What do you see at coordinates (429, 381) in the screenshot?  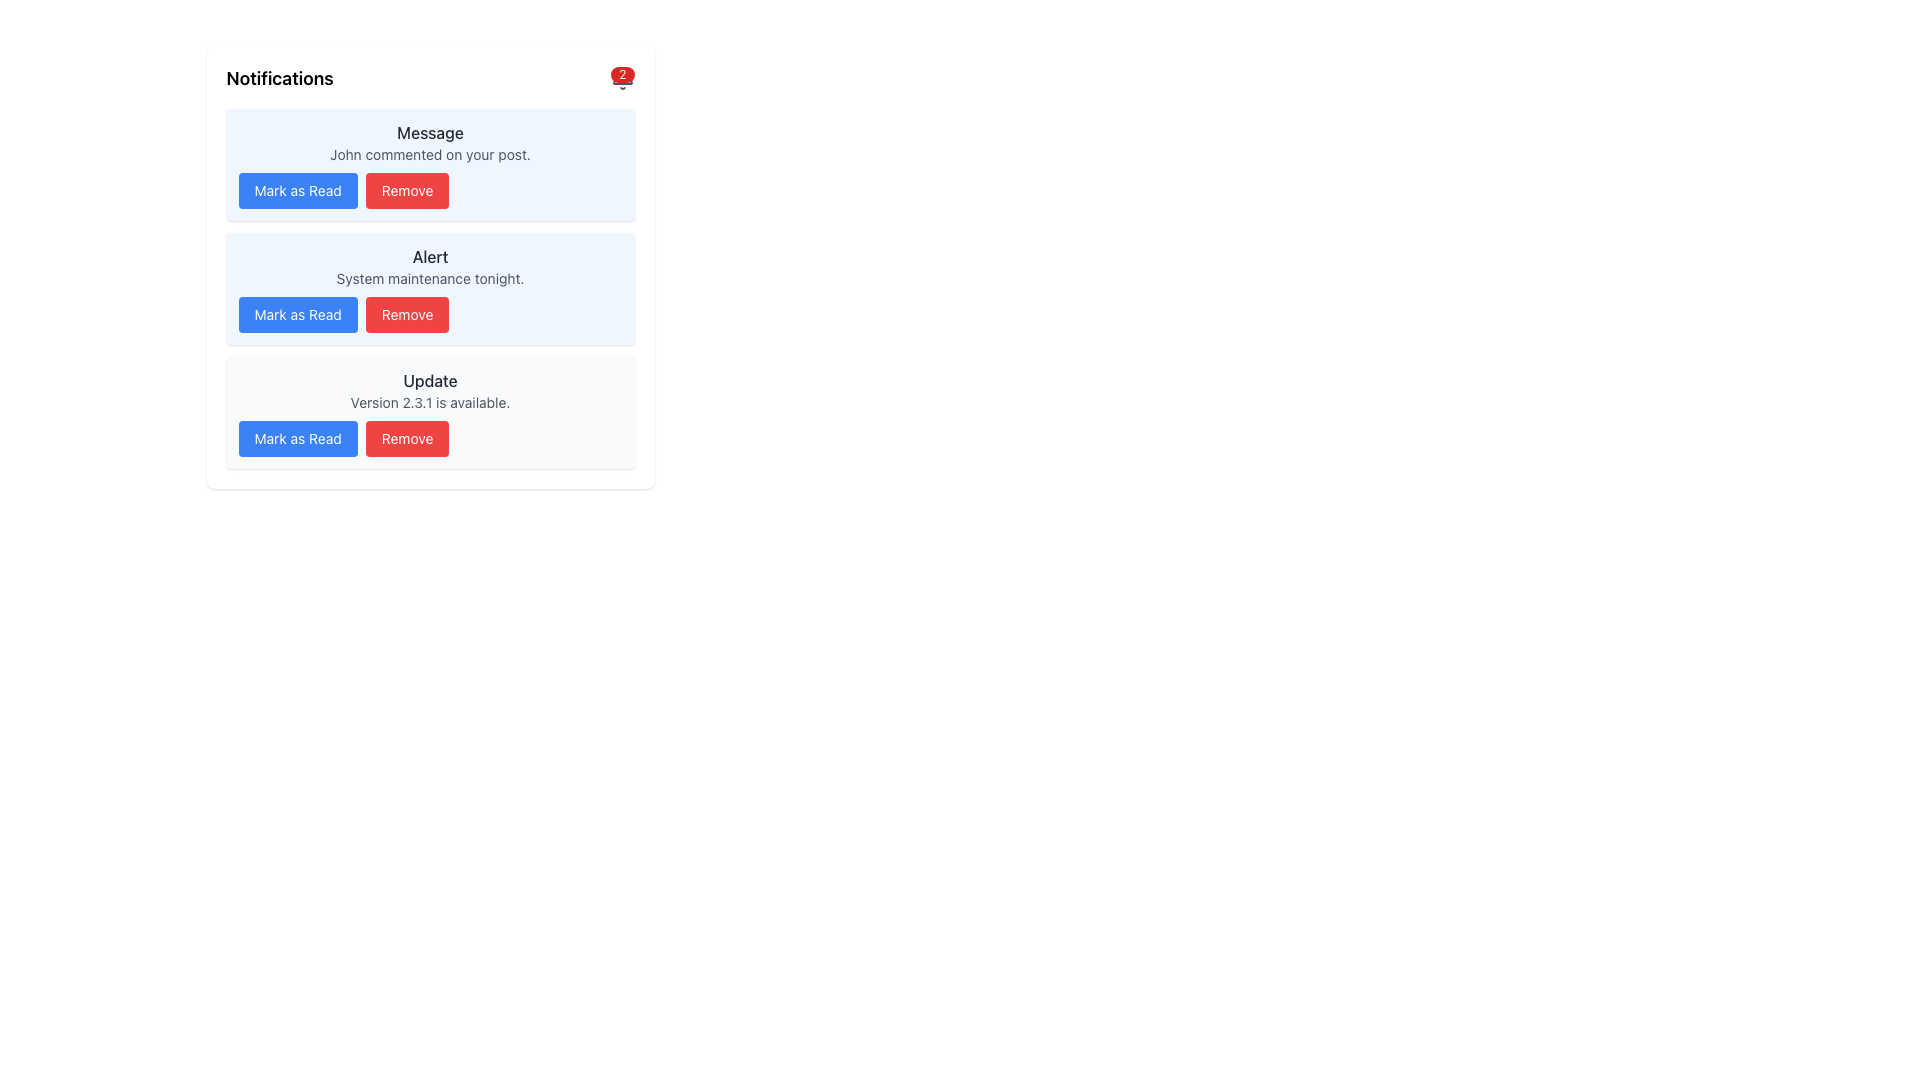 I see `the 'Update' text label within the 'Notifications' context box, which is styled with a medium font weight and dark gray color` at bounding box center [429, 381].